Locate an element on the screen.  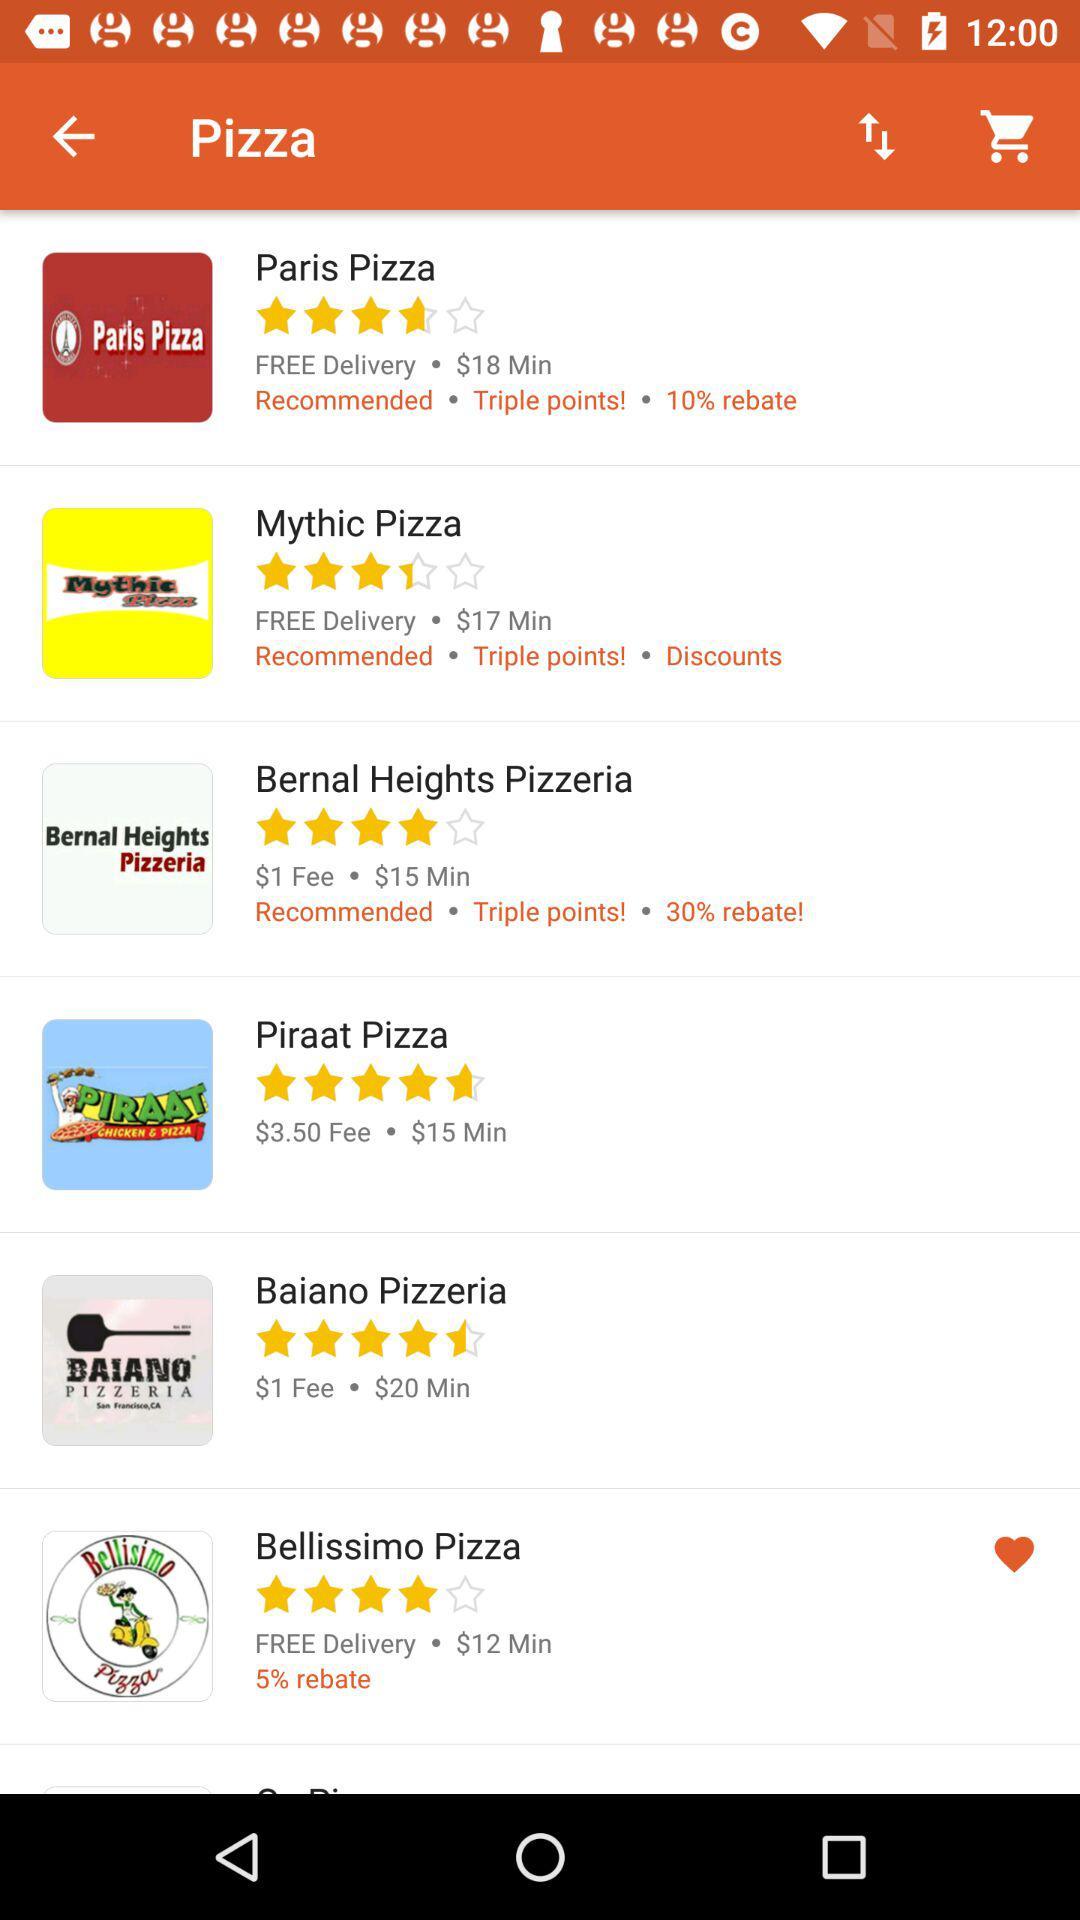
item next to pizza item is located at coordinates (72, 135).